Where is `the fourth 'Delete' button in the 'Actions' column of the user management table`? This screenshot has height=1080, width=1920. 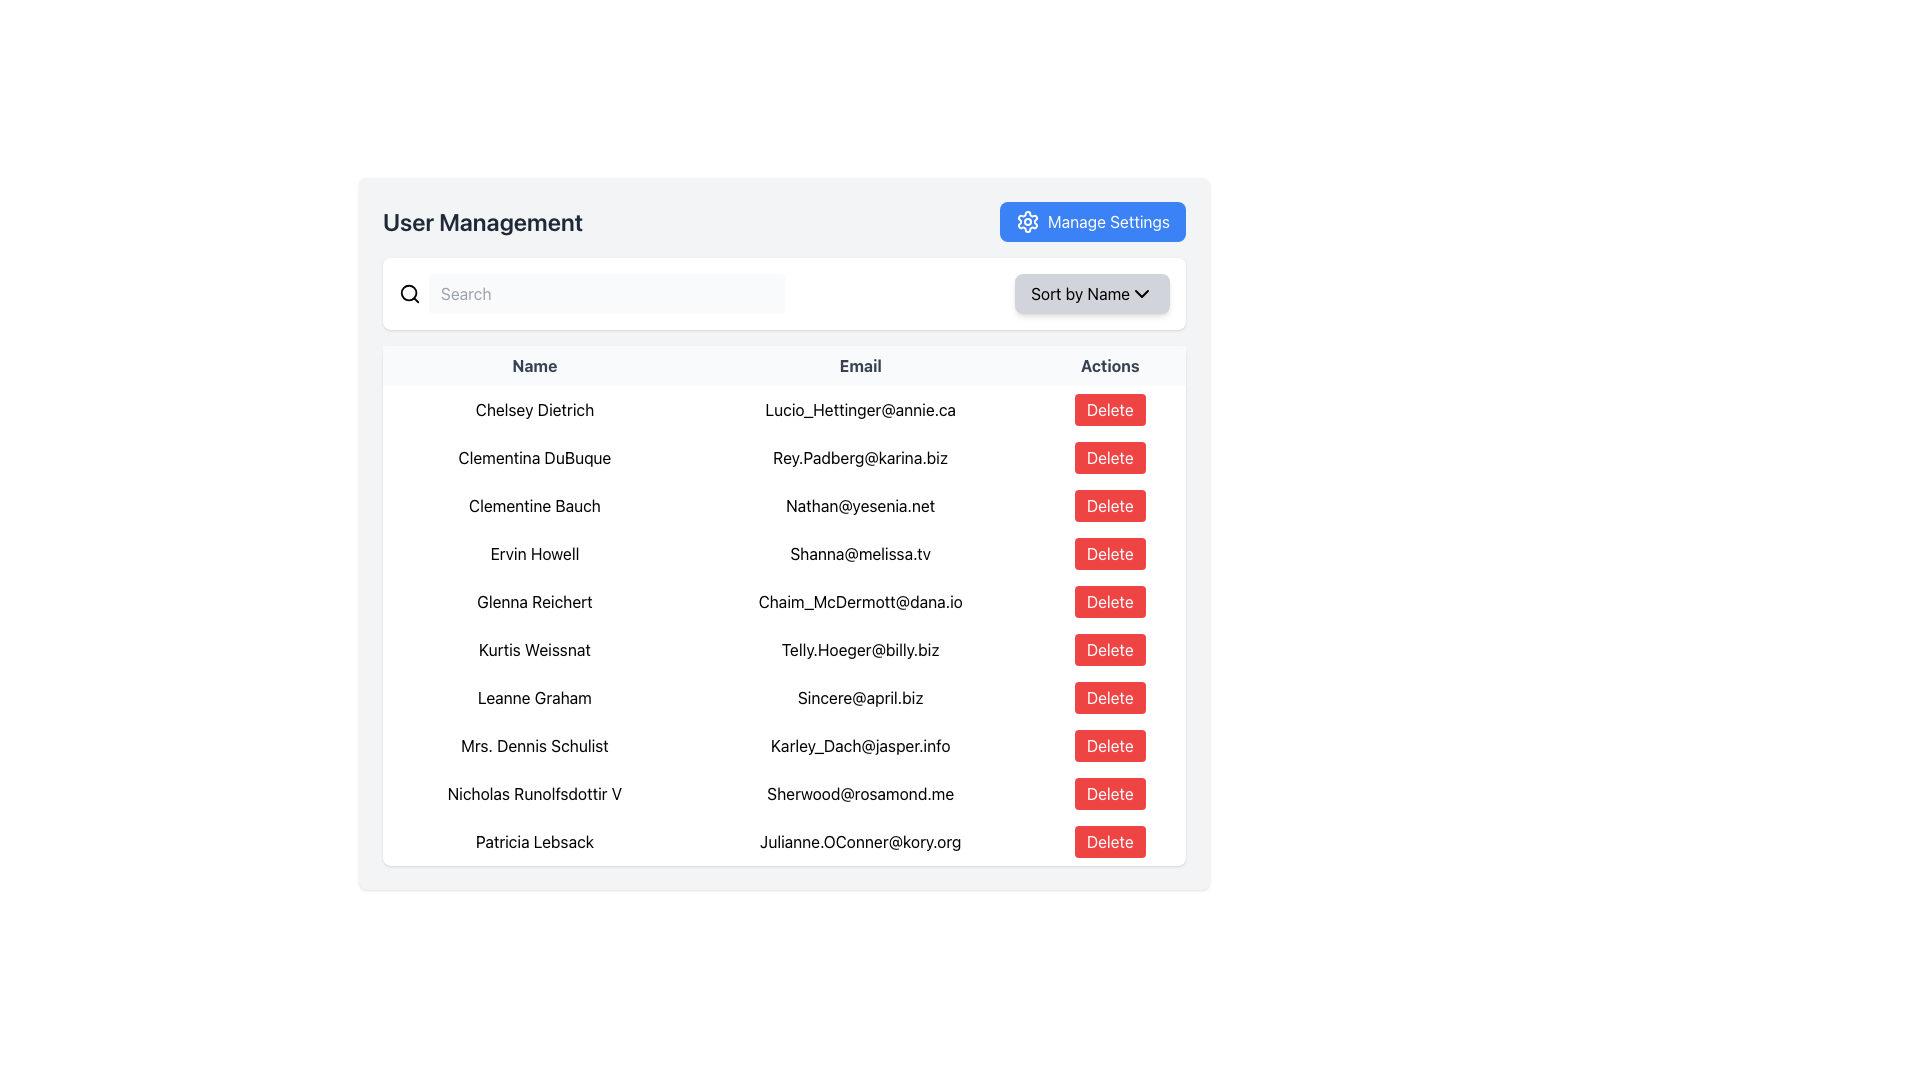
the fourth 'Delete' button in the 'Actions' column of the user management table is located at coordinates (1109, 554).